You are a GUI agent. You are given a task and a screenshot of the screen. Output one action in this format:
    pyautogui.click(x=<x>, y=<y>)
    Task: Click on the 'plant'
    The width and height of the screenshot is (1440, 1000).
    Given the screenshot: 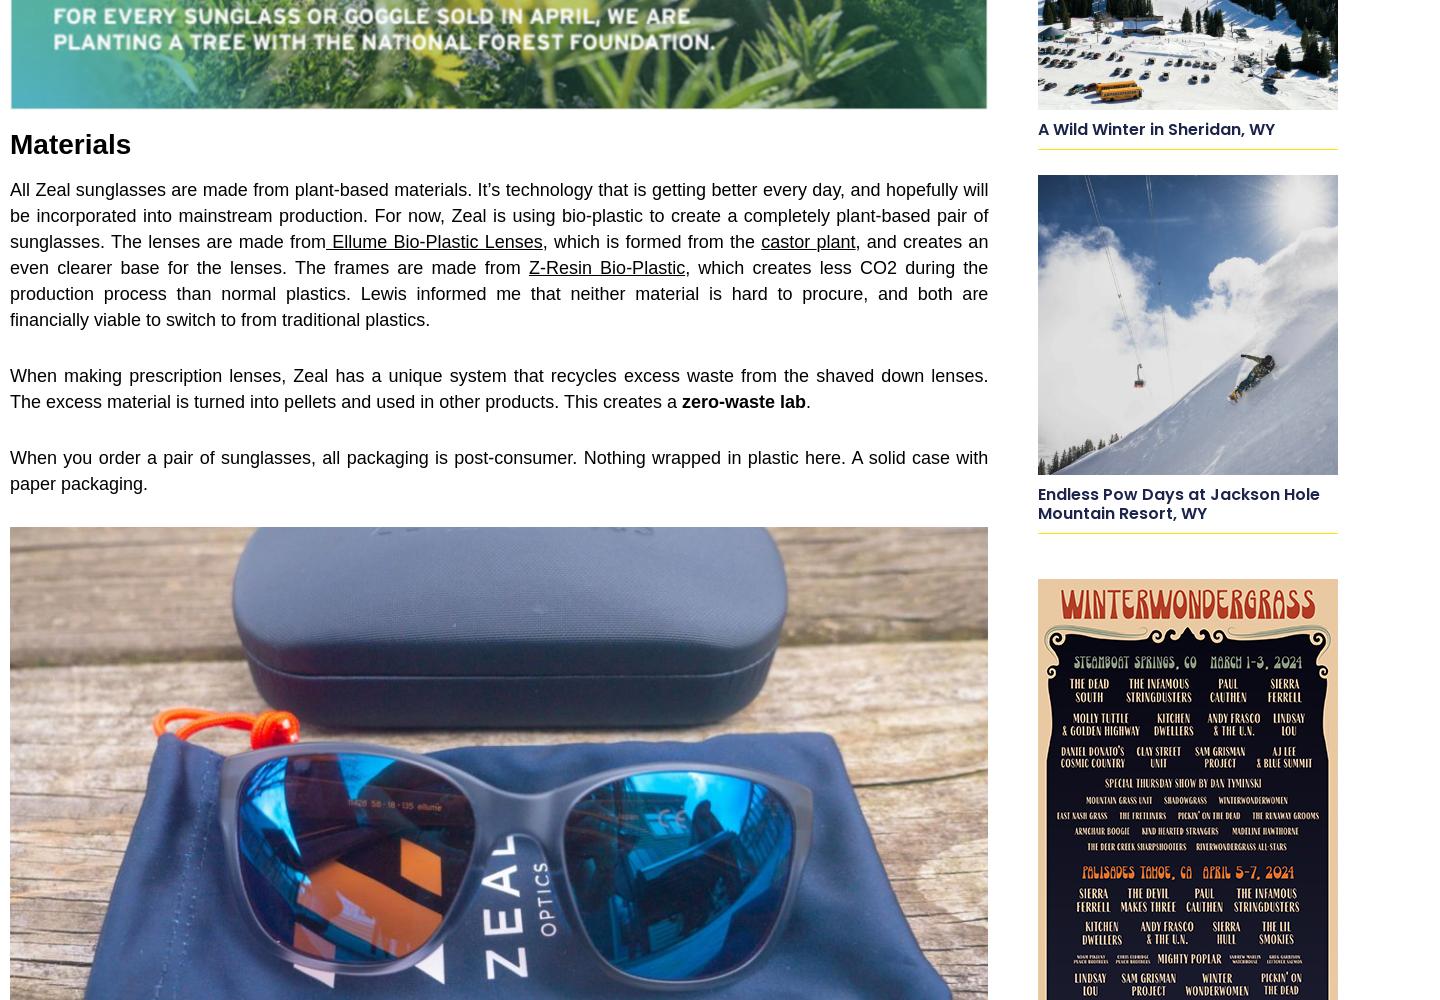 What is the action you would take?
    pyautogui.click(x=835, y=241)
    